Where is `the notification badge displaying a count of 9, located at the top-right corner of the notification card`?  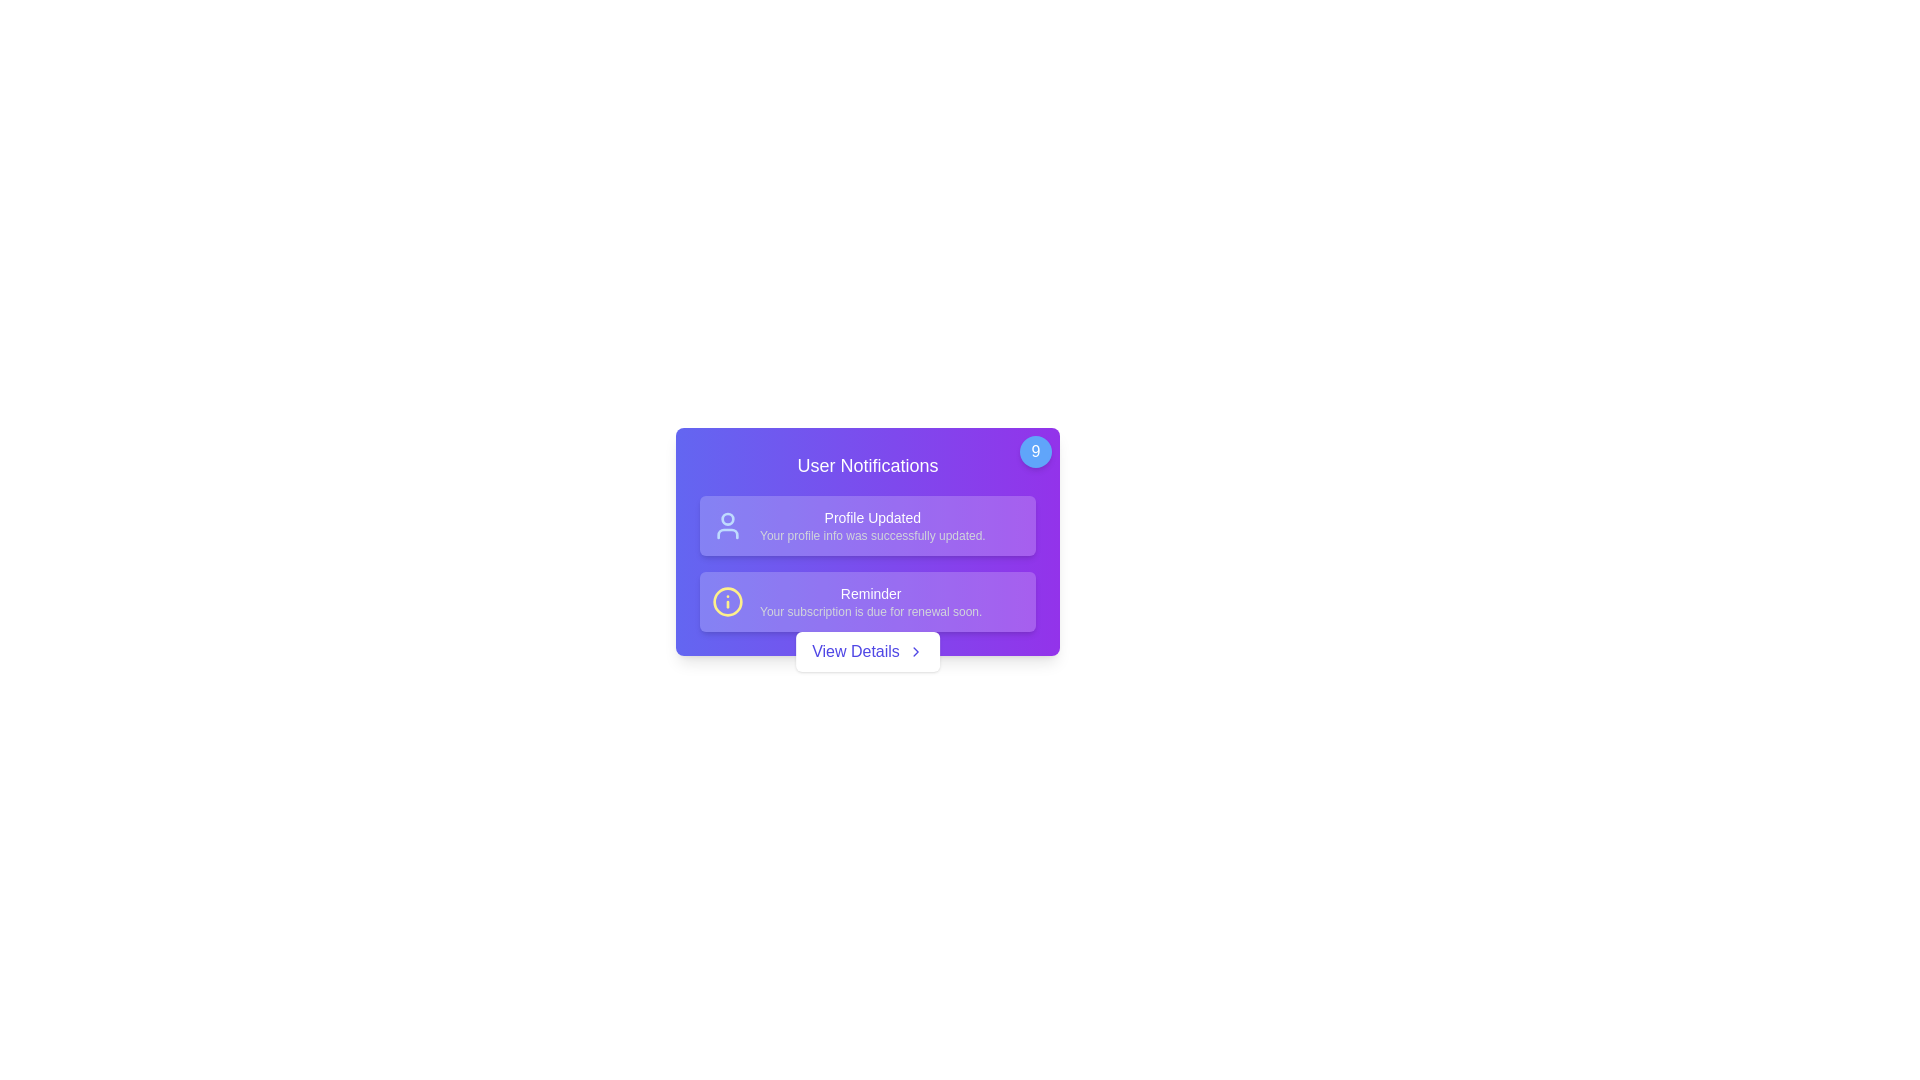
the notification badge displaying a count of 9, located at the top-right corner of the notification card is located at coordinates (1036, 451).